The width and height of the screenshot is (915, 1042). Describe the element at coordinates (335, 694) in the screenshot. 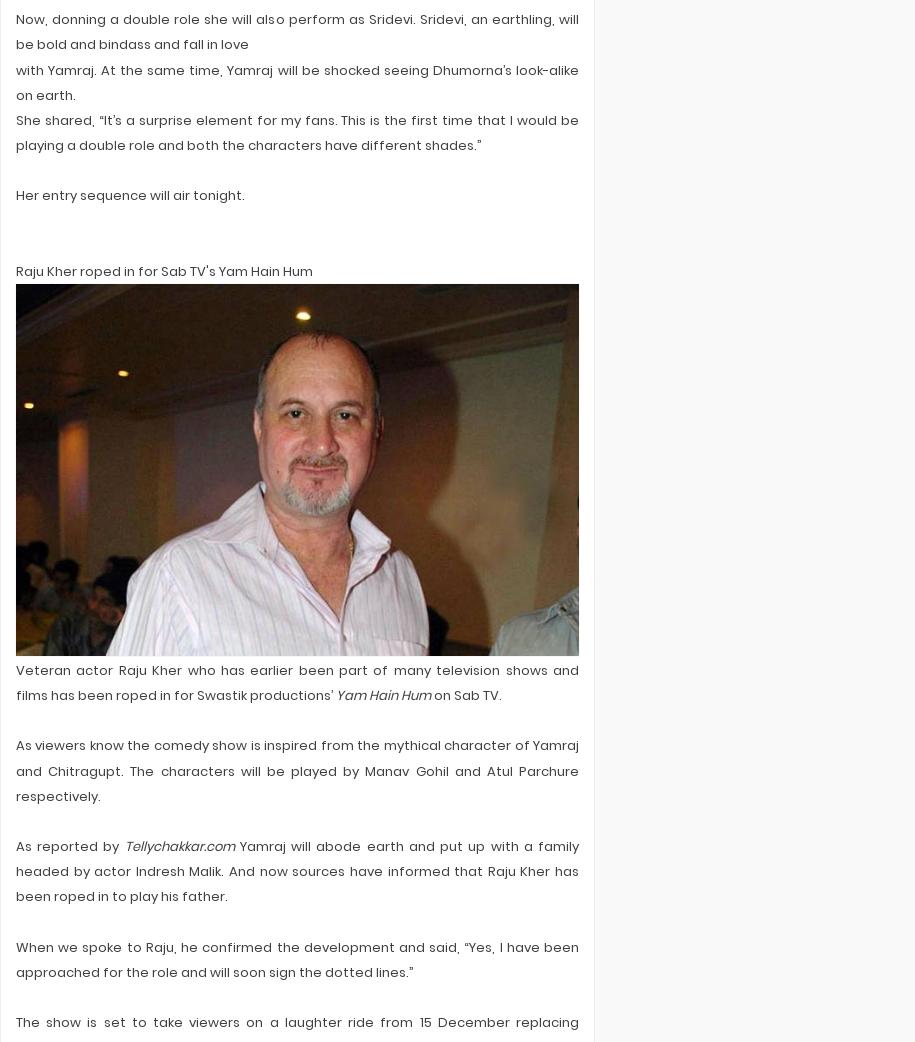

I see `'Yam Hain Hum'` at that location.